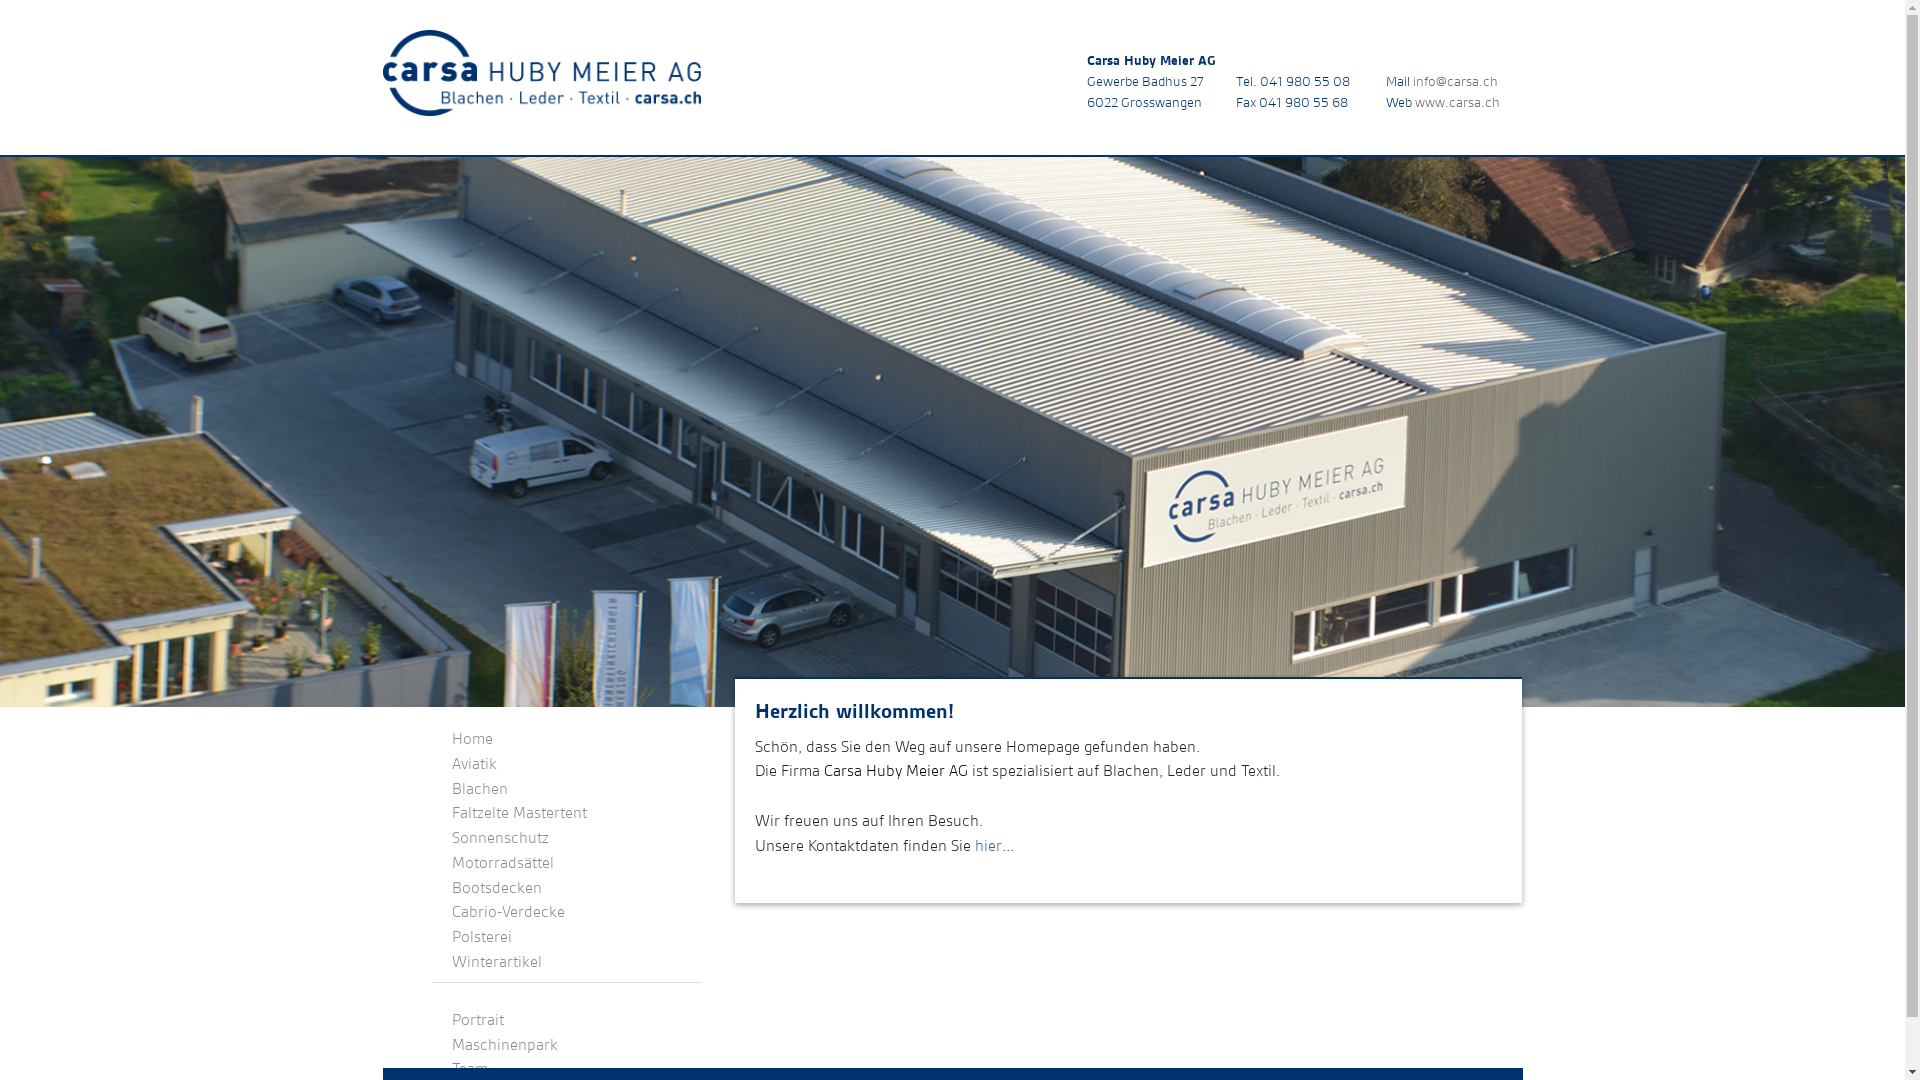 The width and height of the screenshot is (1920, 1080). What do you see at coordinates (519, 812) in the screenshot?
I see `'Faltzelte Mastertent'` at bounding box center [519, 812].